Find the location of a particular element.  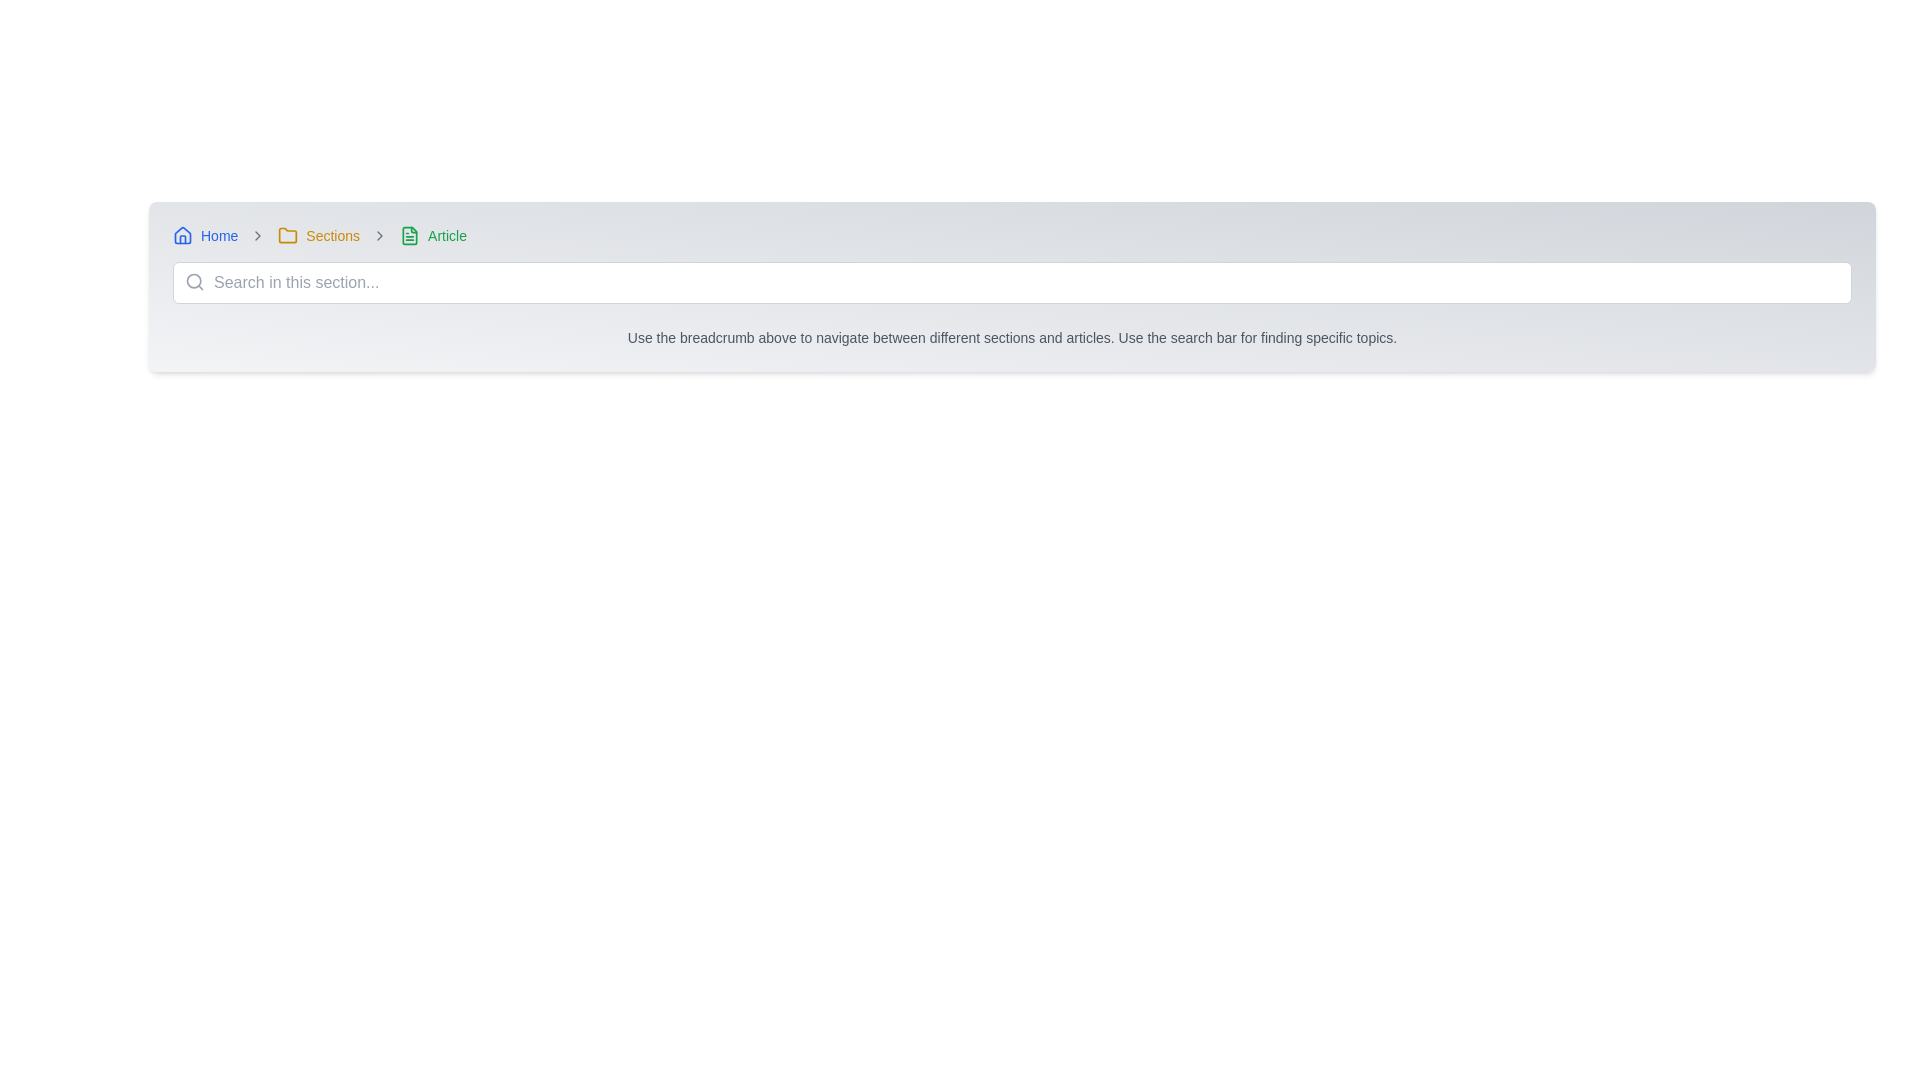

the interactive breadcrumb navigation link with an attached folder icon for keyboard navigation by clicking on it is located at coordinates (317, 234).